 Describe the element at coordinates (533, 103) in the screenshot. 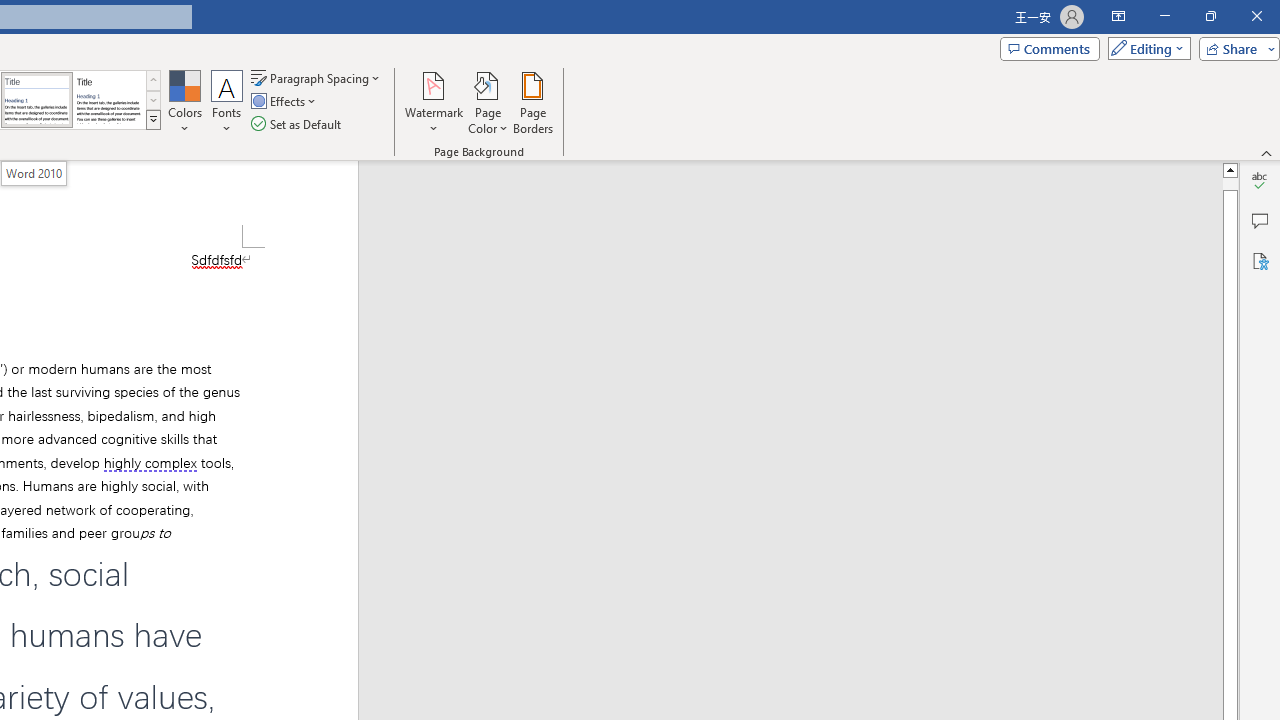

I see `'Page Borders...'` at that location.